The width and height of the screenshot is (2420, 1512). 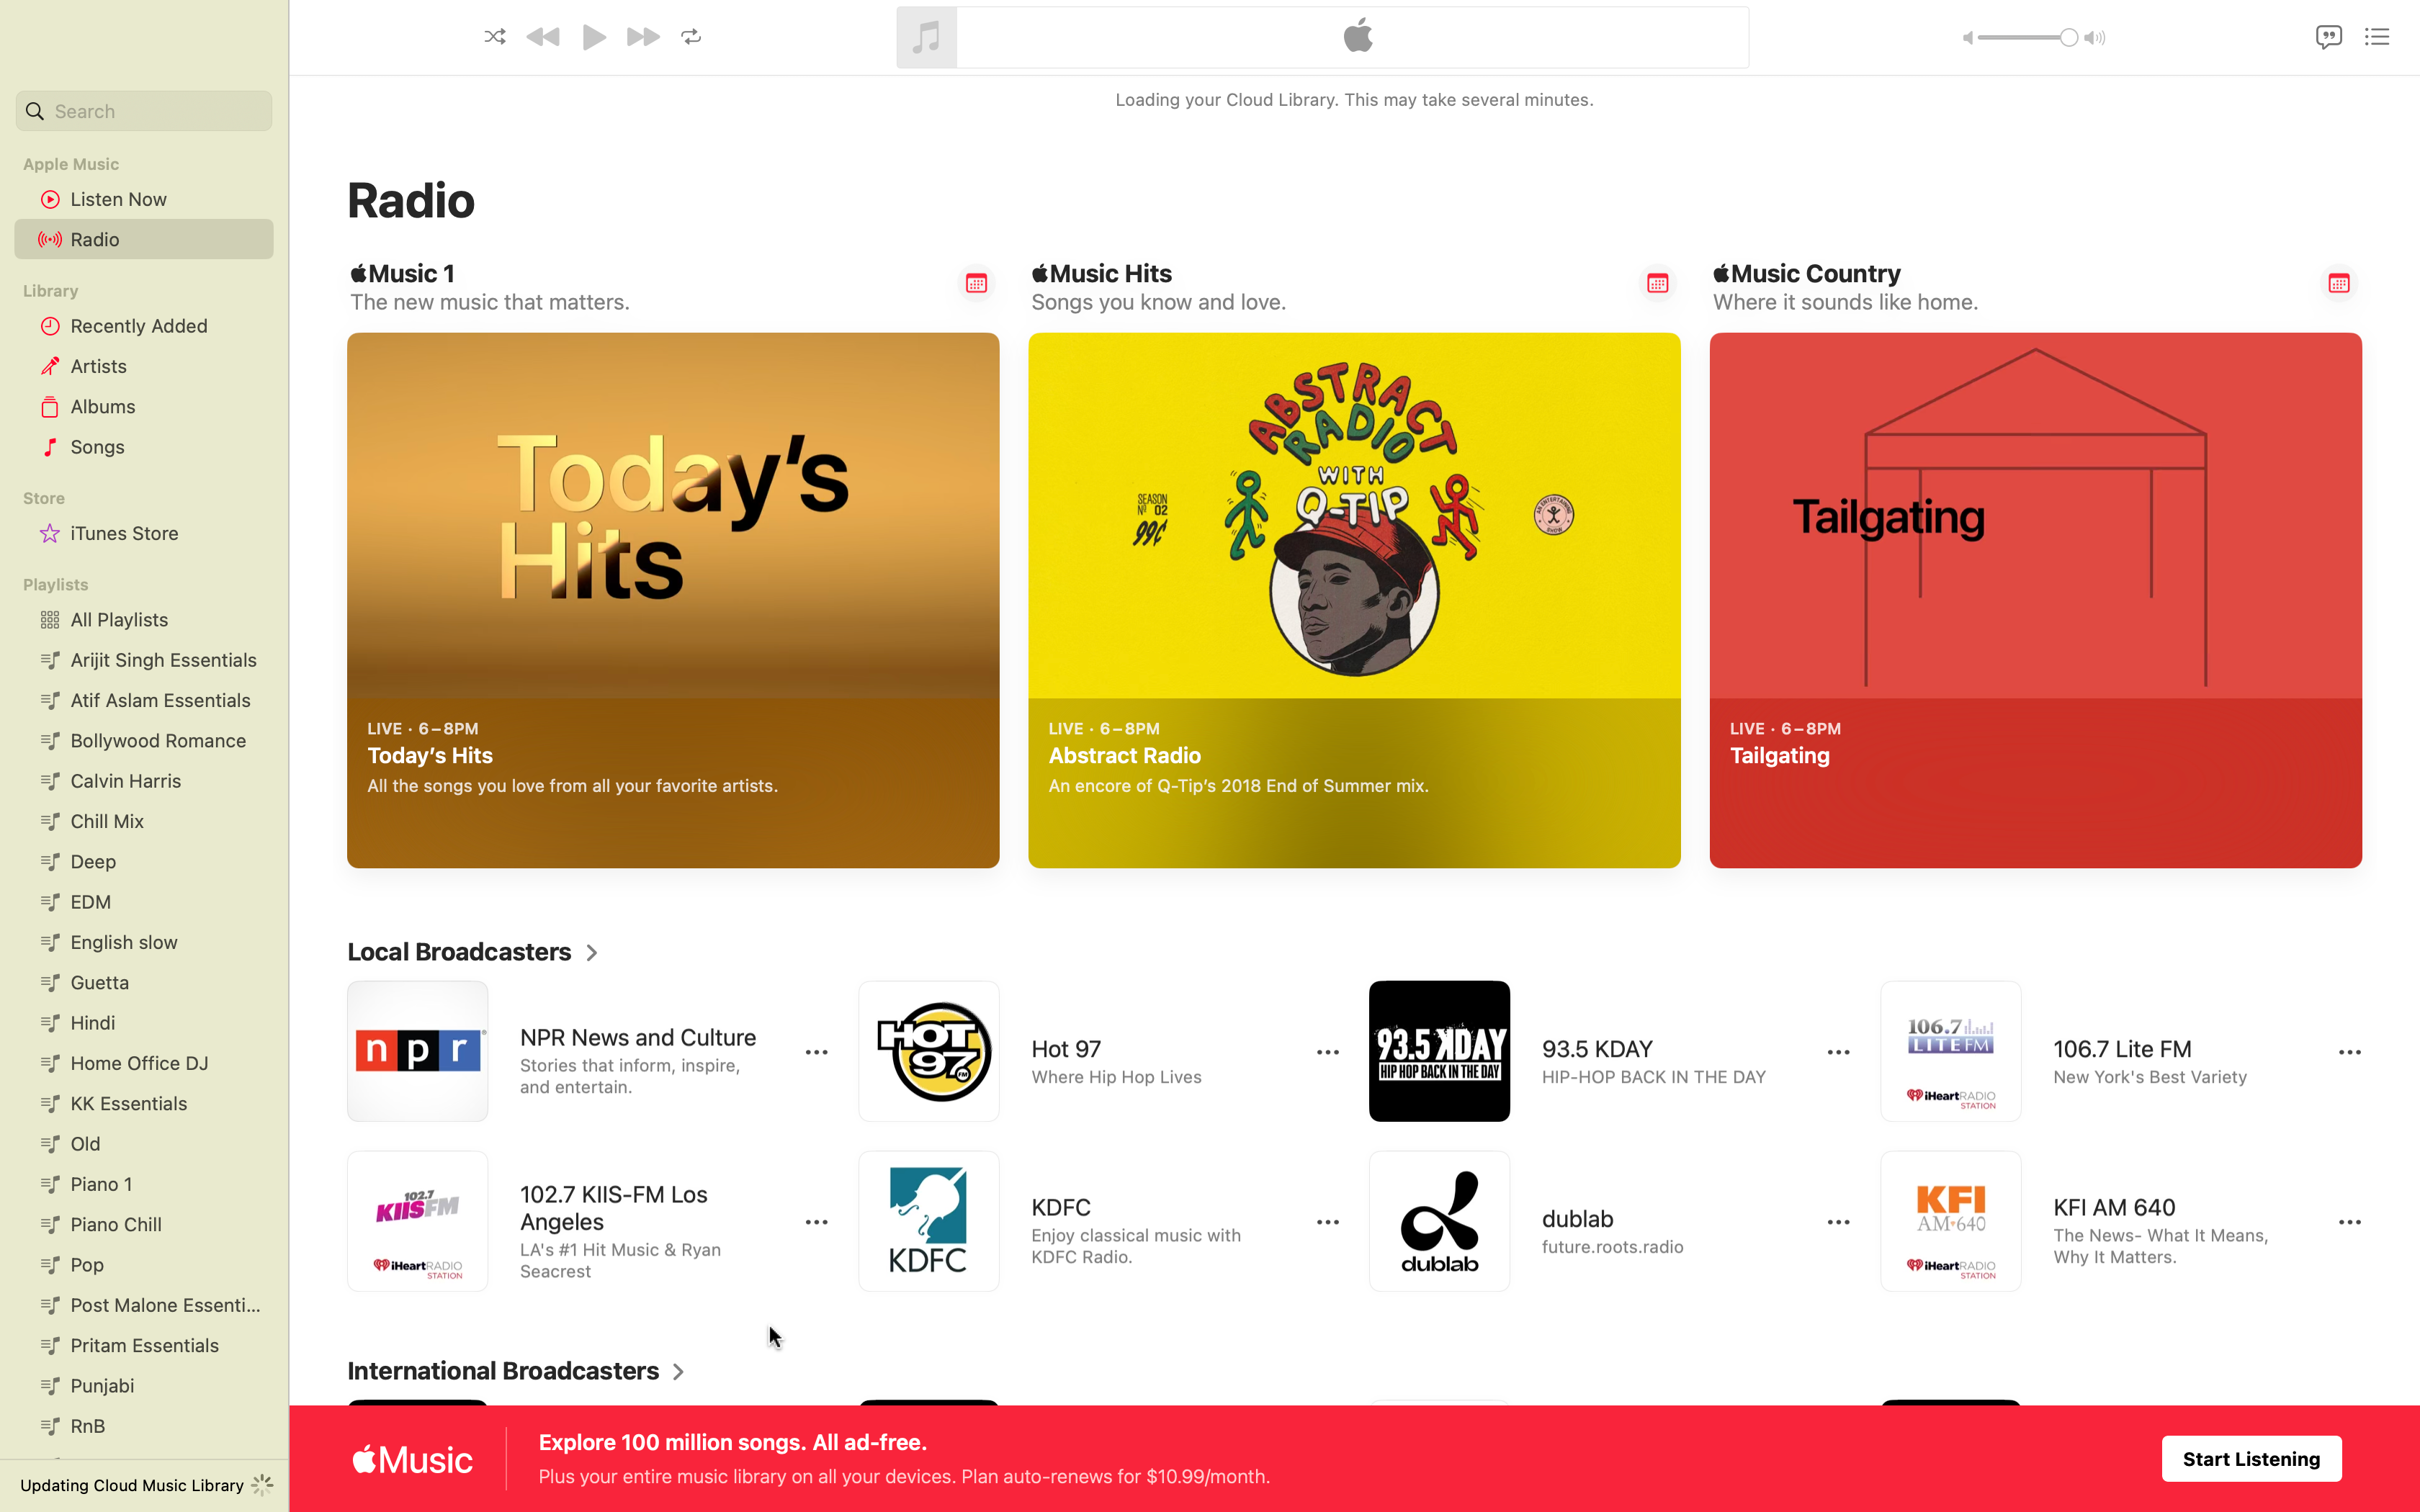 I want to click on View full list of international radio stations, so click(x=516, y=1371).